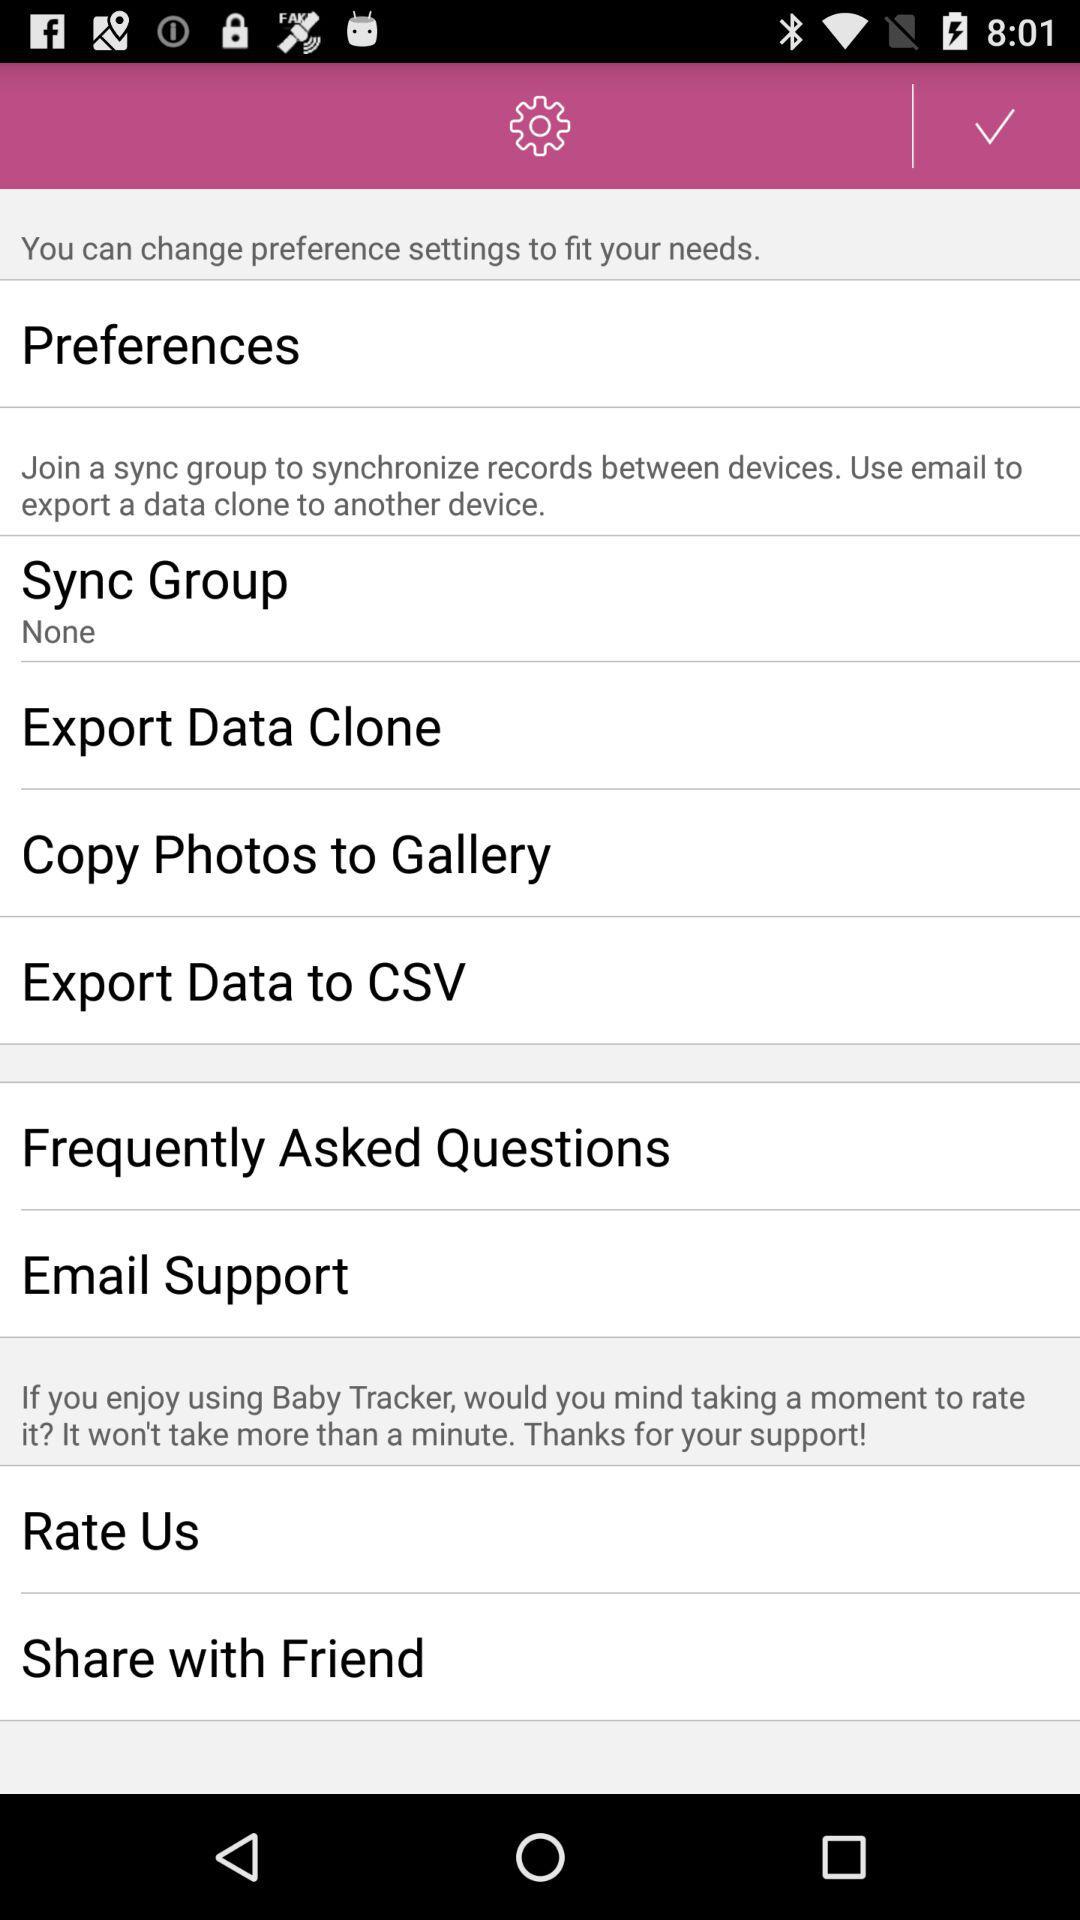  I want to click on rate us, so click(540, 1528).